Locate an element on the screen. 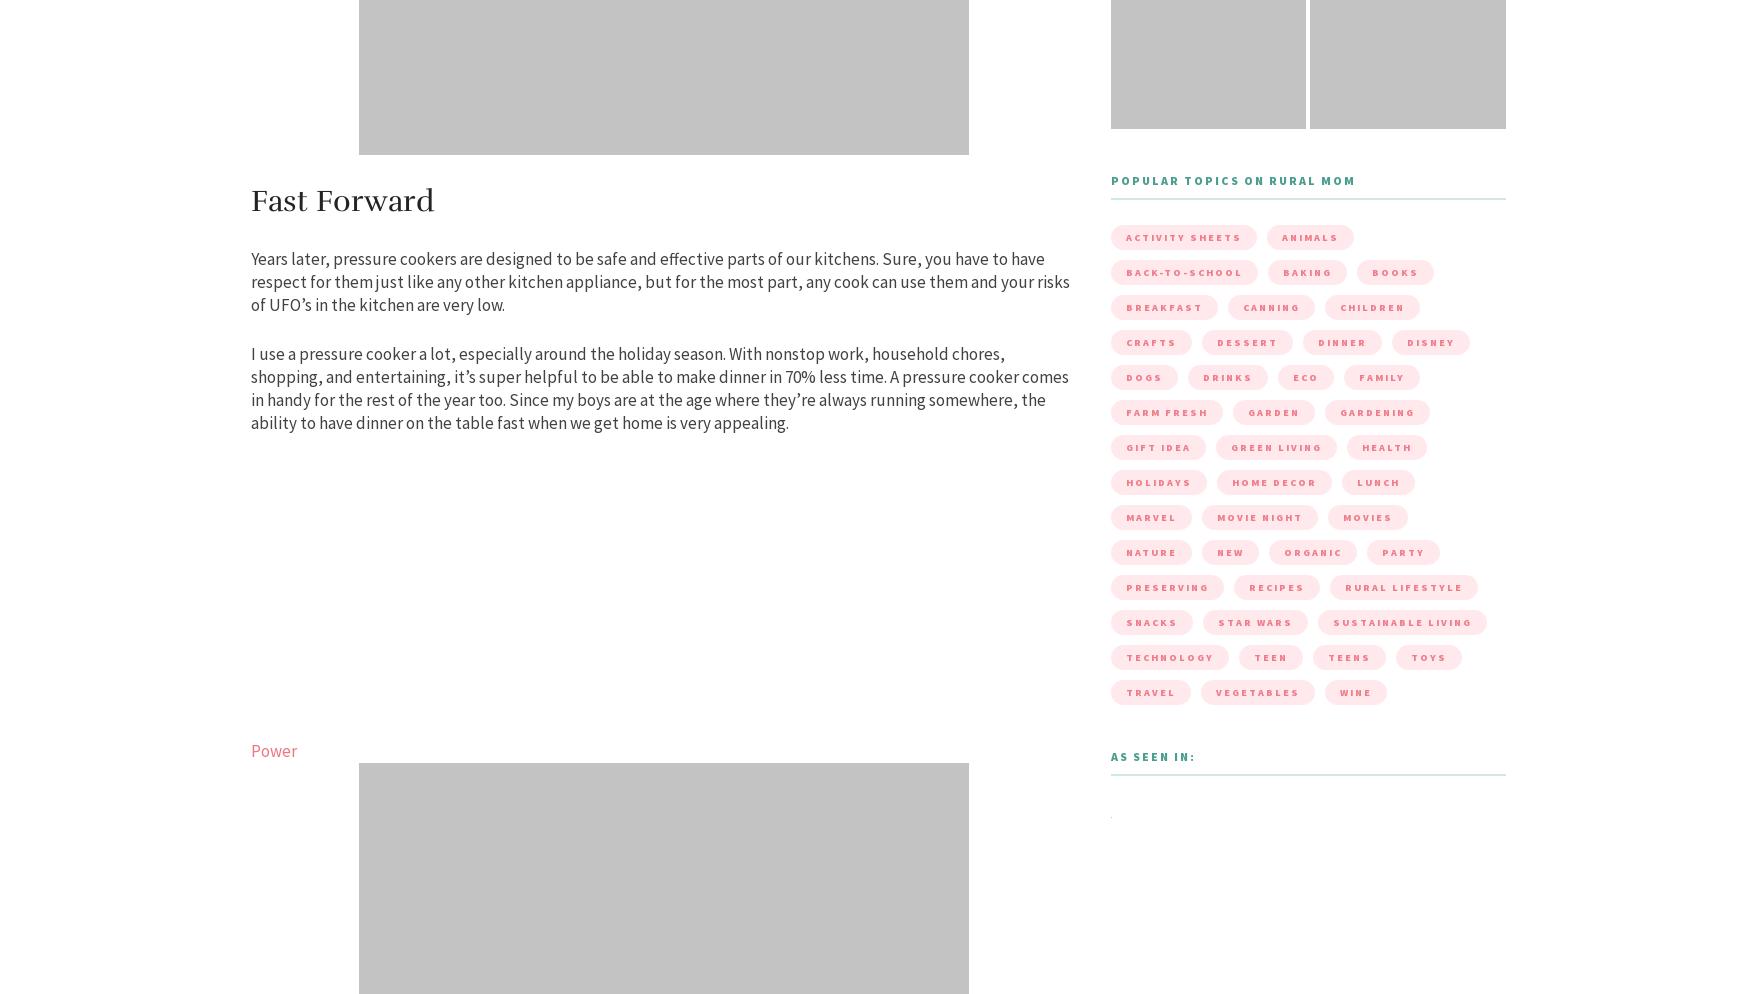 This screenshot has width=1757, height=994. 'farm fresh' is located at coordinates (1164, 411).